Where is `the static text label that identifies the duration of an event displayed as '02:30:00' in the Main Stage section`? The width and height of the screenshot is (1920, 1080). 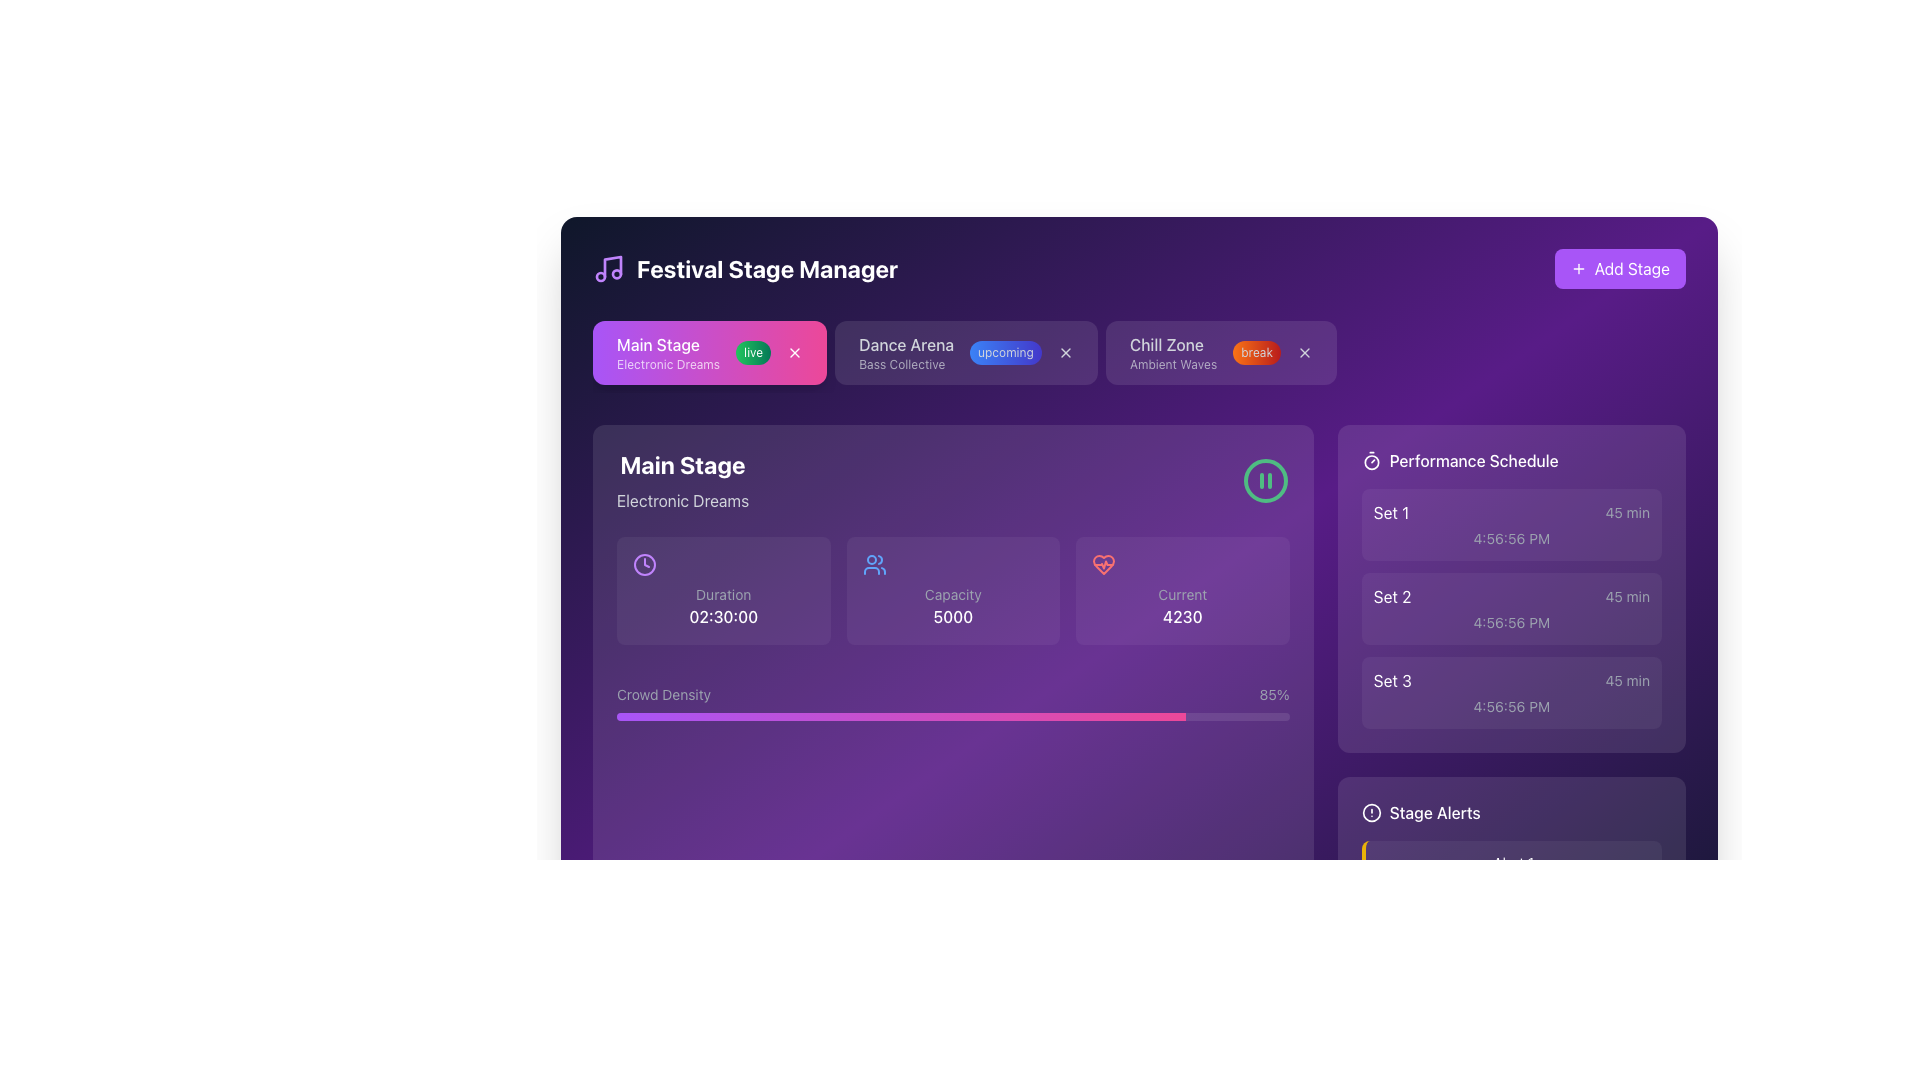 the static text label that identifies the duration of an event displayed as '02:30:00' in the Main Stage section is located at coordinates (722, 593).